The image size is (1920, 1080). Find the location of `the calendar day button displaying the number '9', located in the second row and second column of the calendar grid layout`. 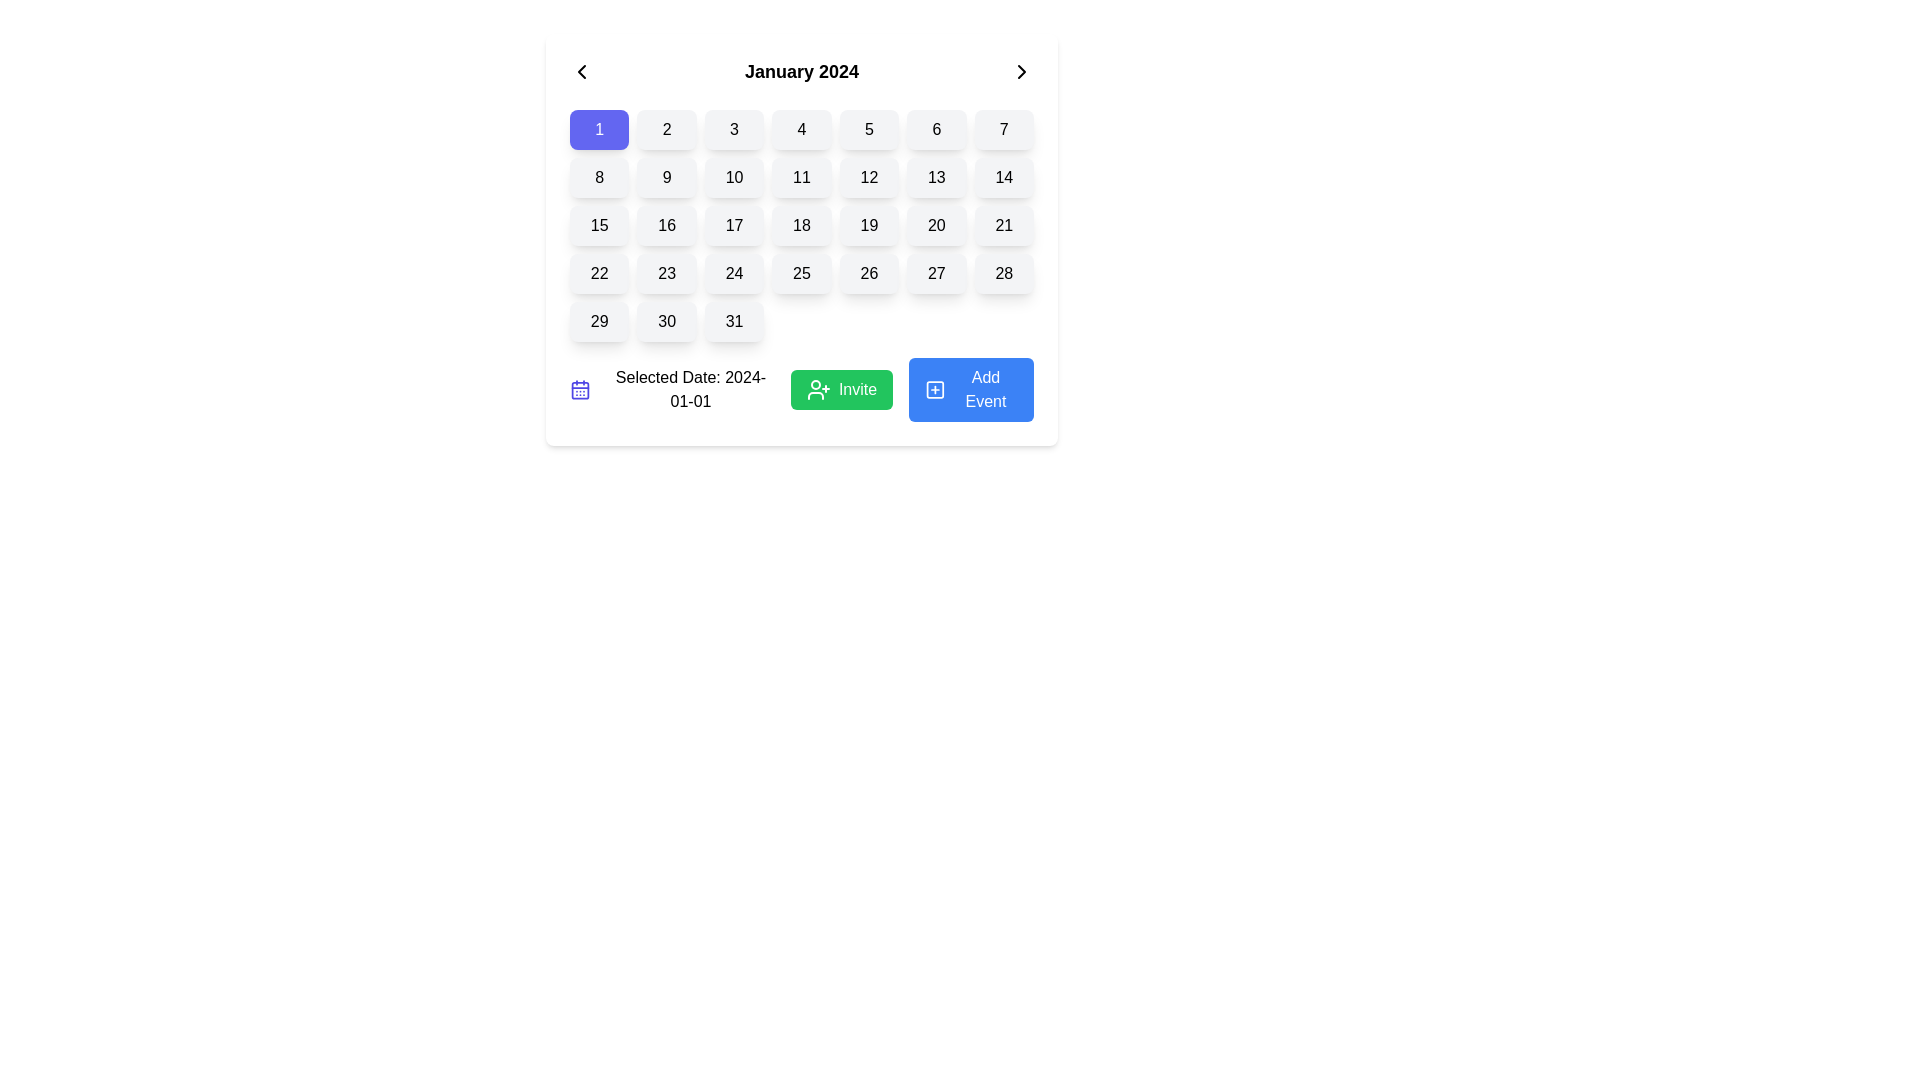

the calendar day button displaying the number '9', located in the second row and second column of the calendar grid layout is located at coordinates (667, 176).